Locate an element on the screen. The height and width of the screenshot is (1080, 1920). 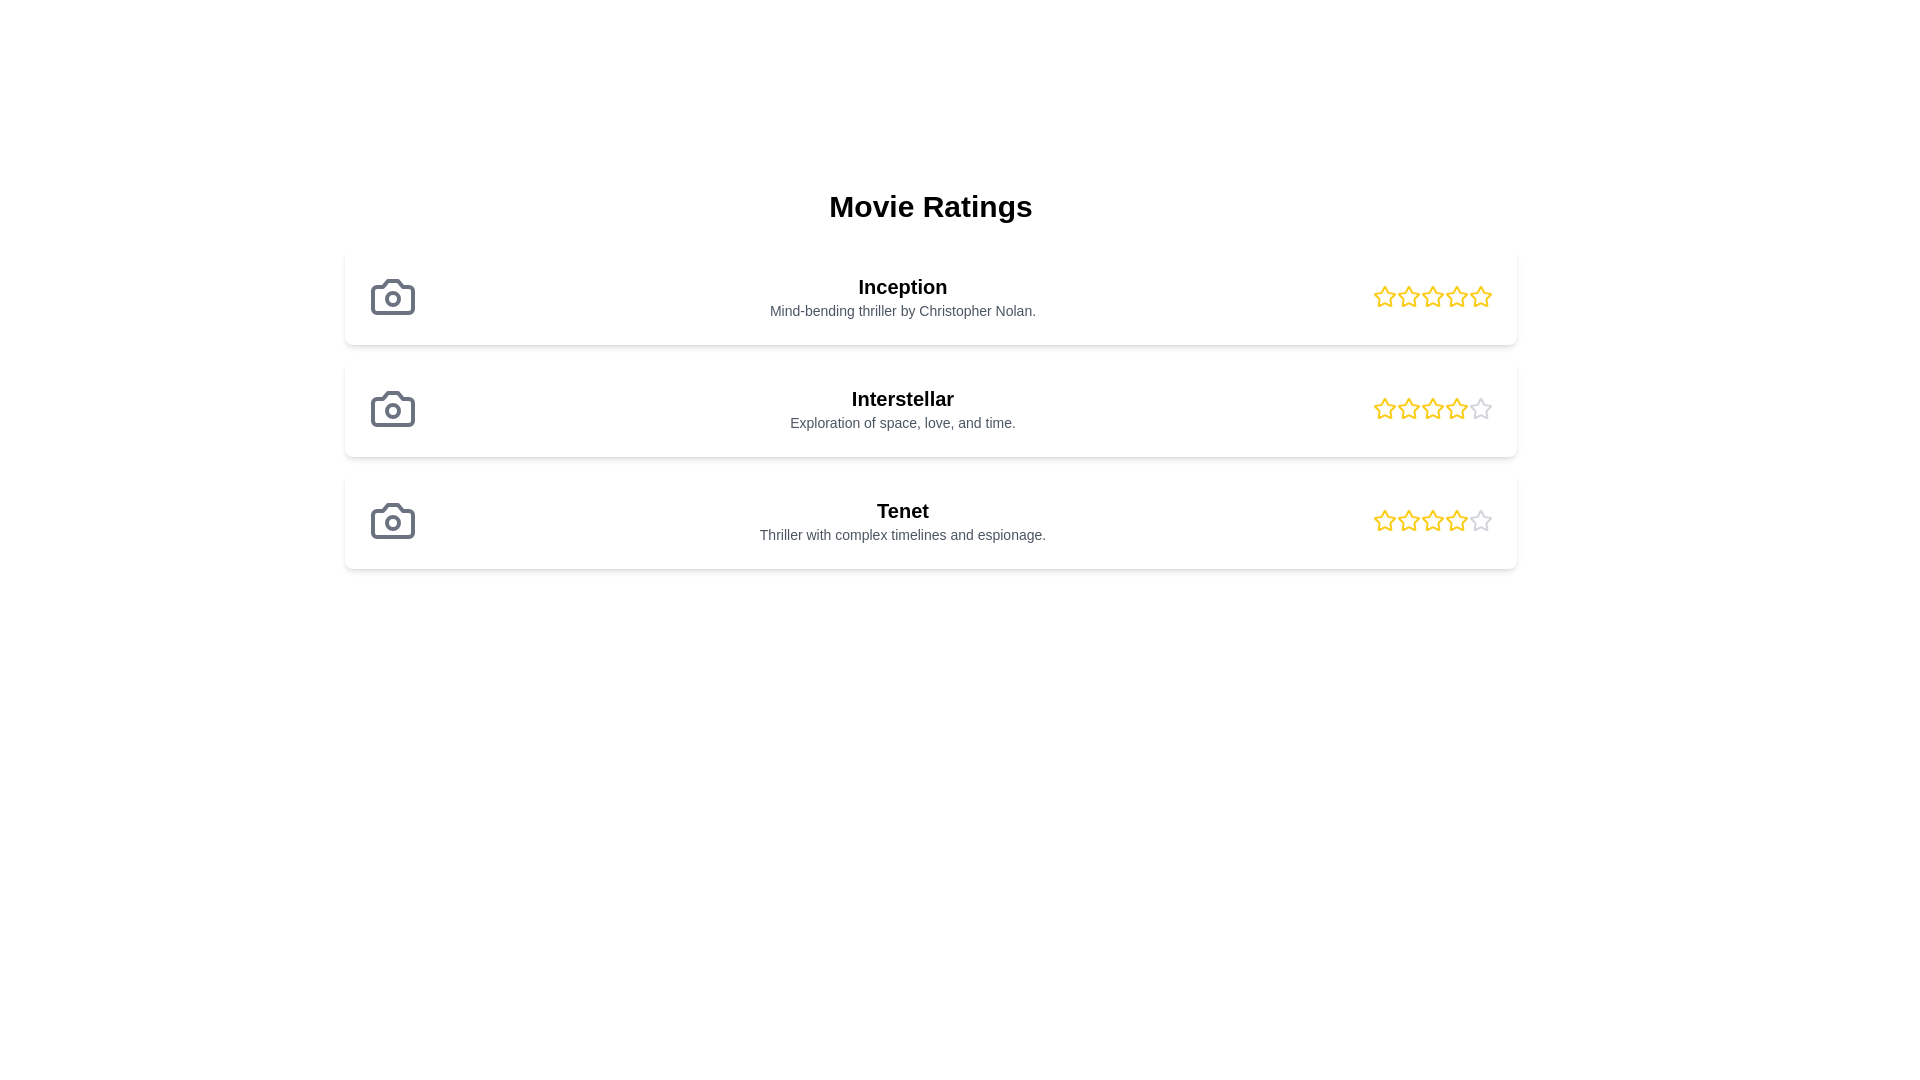
the third star icon in the rating component for the movie 'Tenet' is located at coordinates (1455, 519).